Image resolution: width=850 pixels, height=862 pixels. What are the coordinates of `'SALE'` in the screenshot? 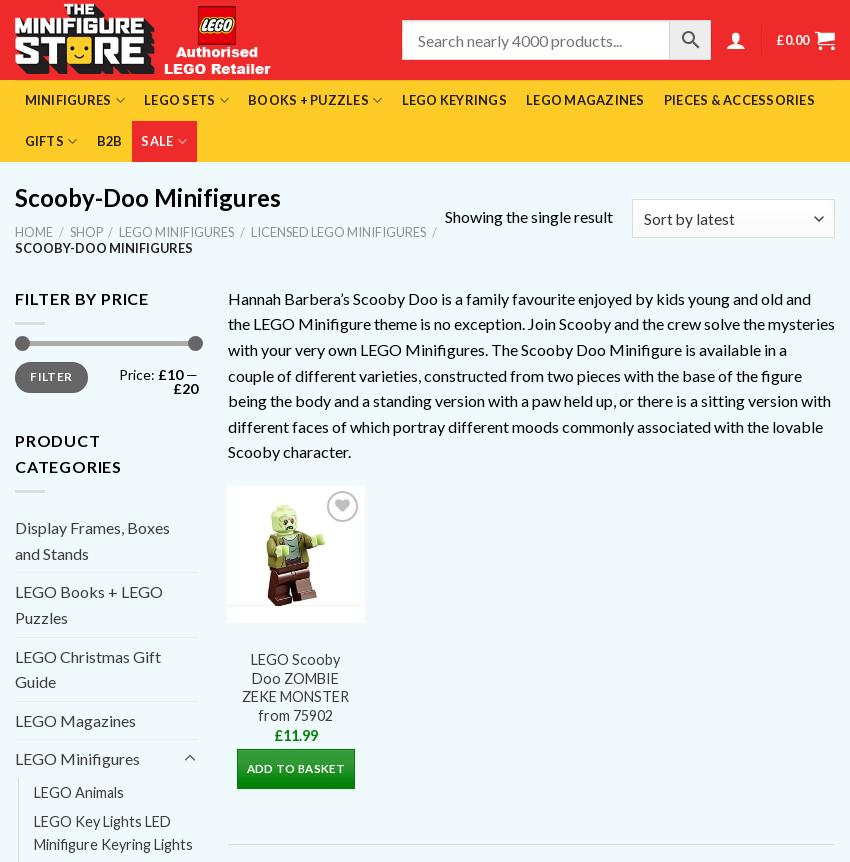 It's located at (156, 140).